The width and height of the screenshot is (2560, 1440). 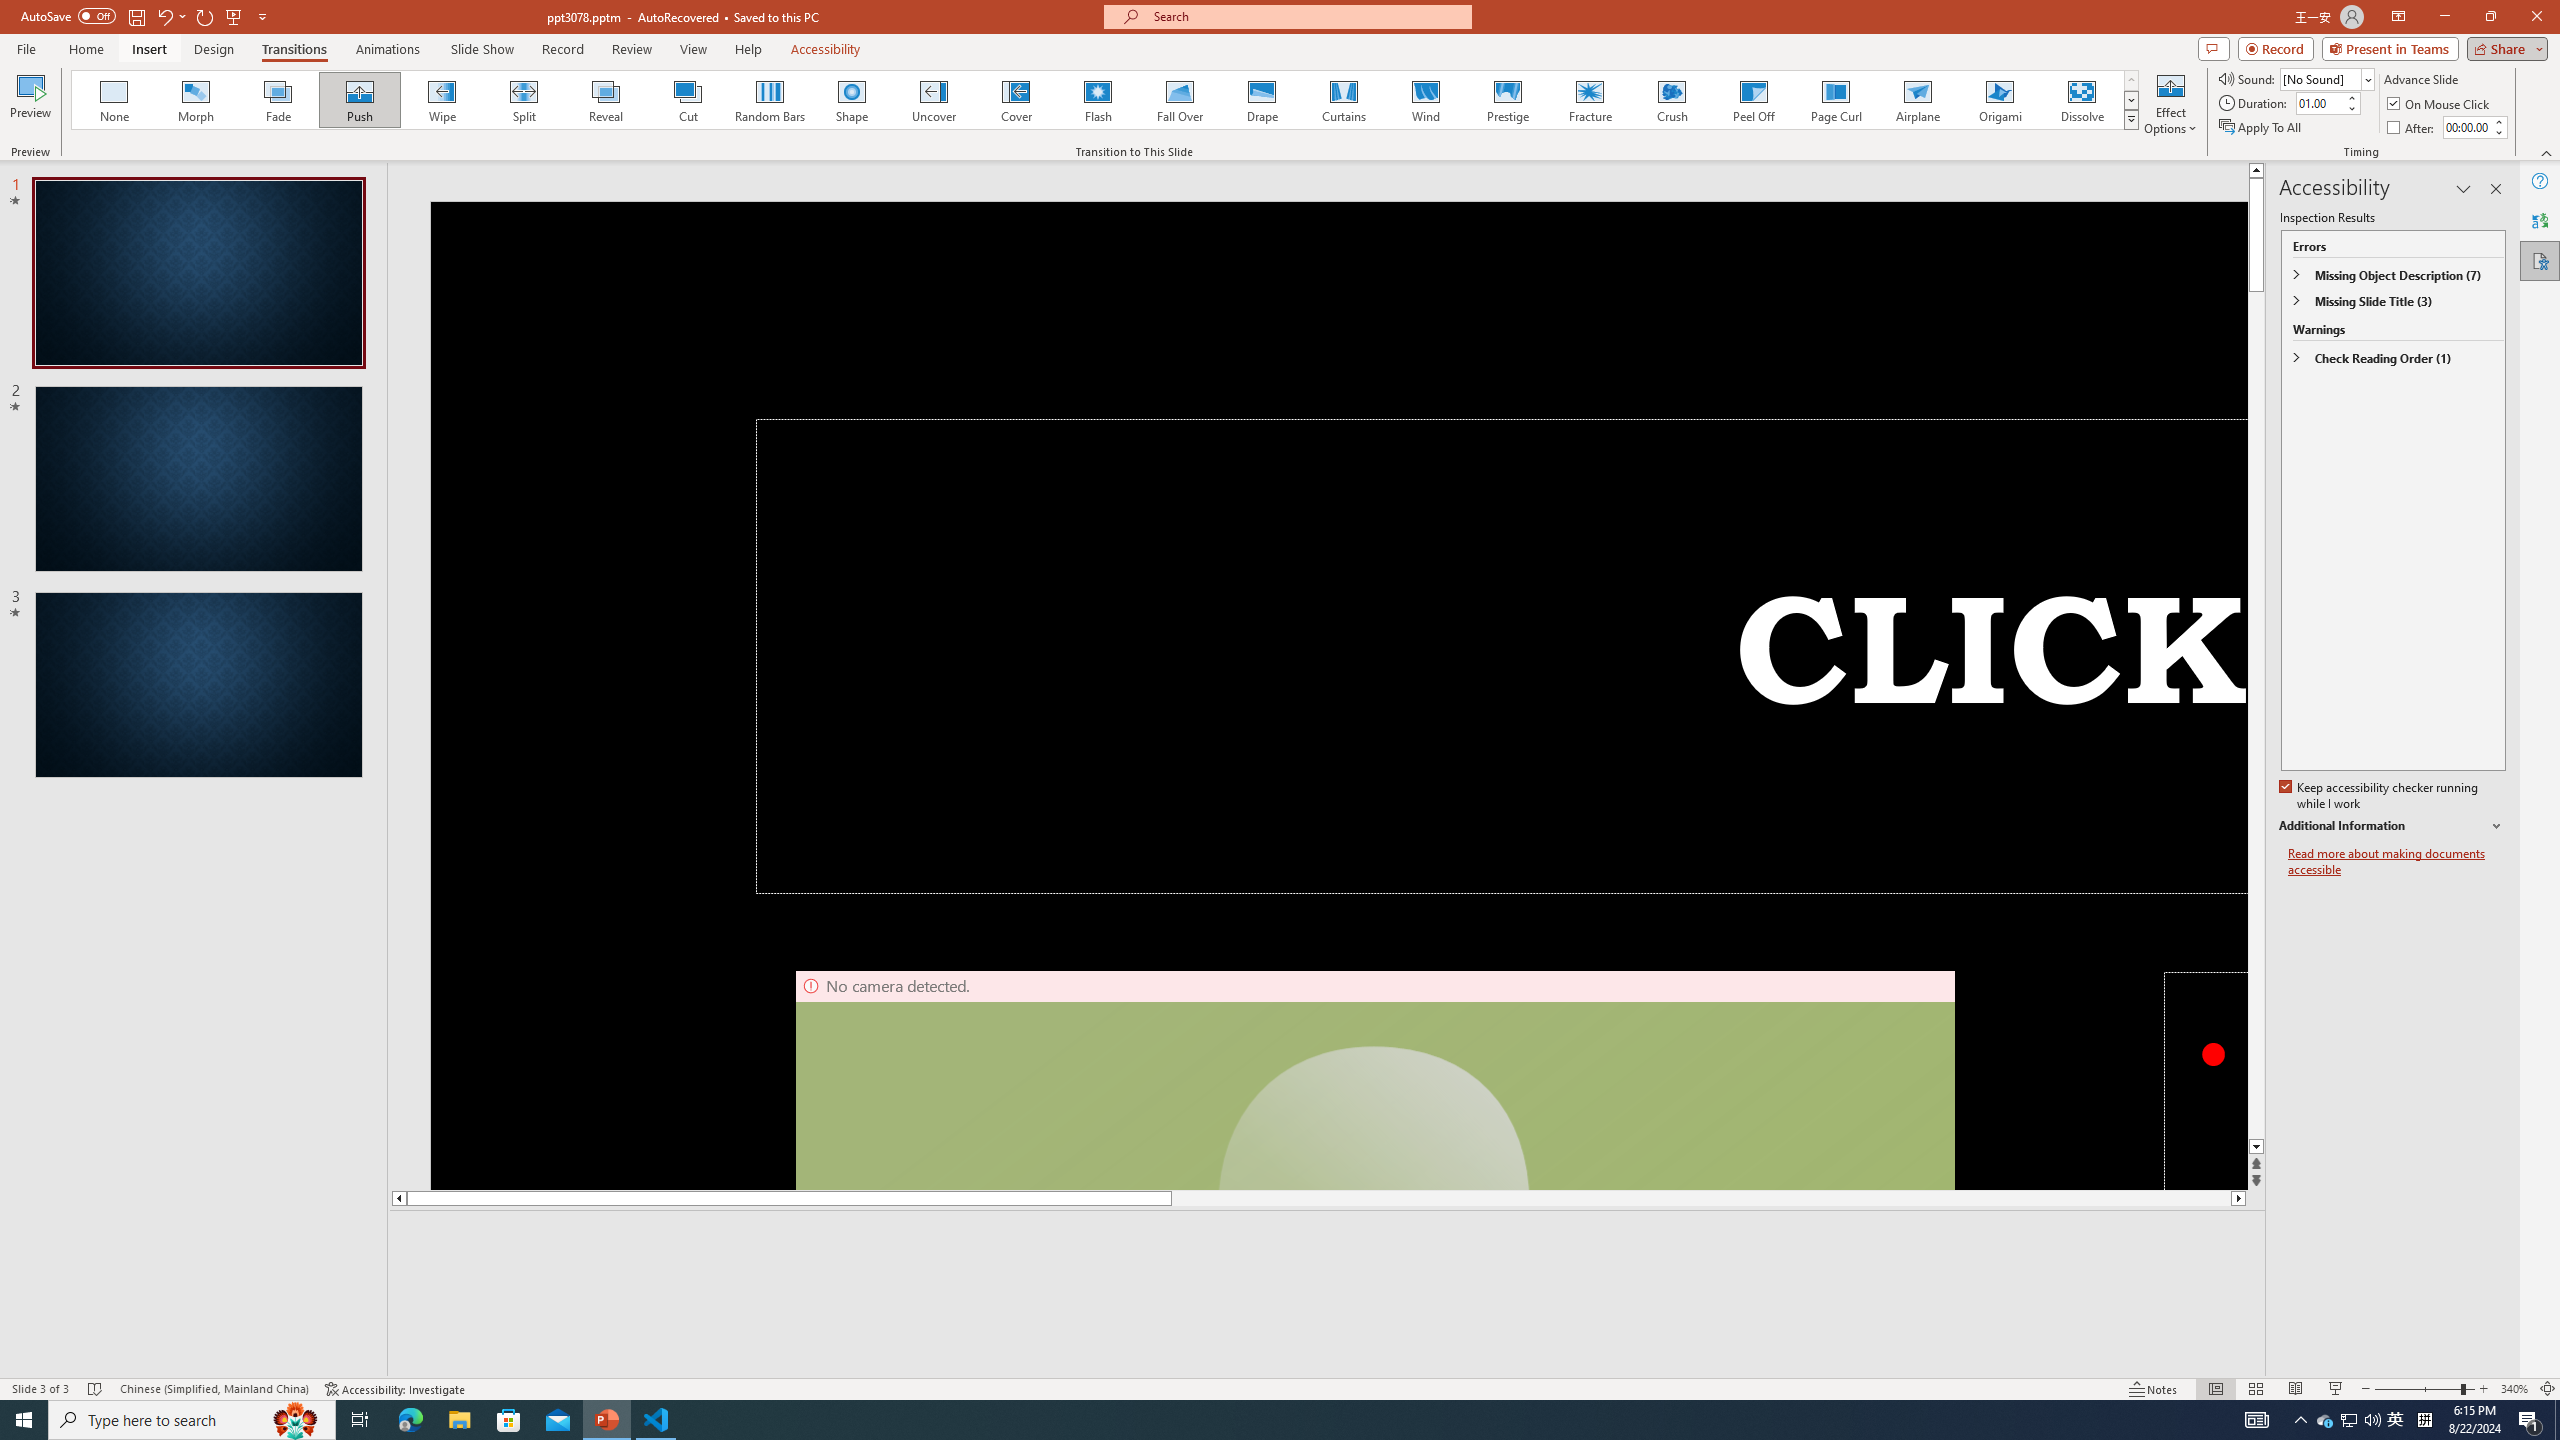 What do you see at coordinates (2412, 127) in the screenshot?
I see `'After'` at bounding box center [2412, 127].